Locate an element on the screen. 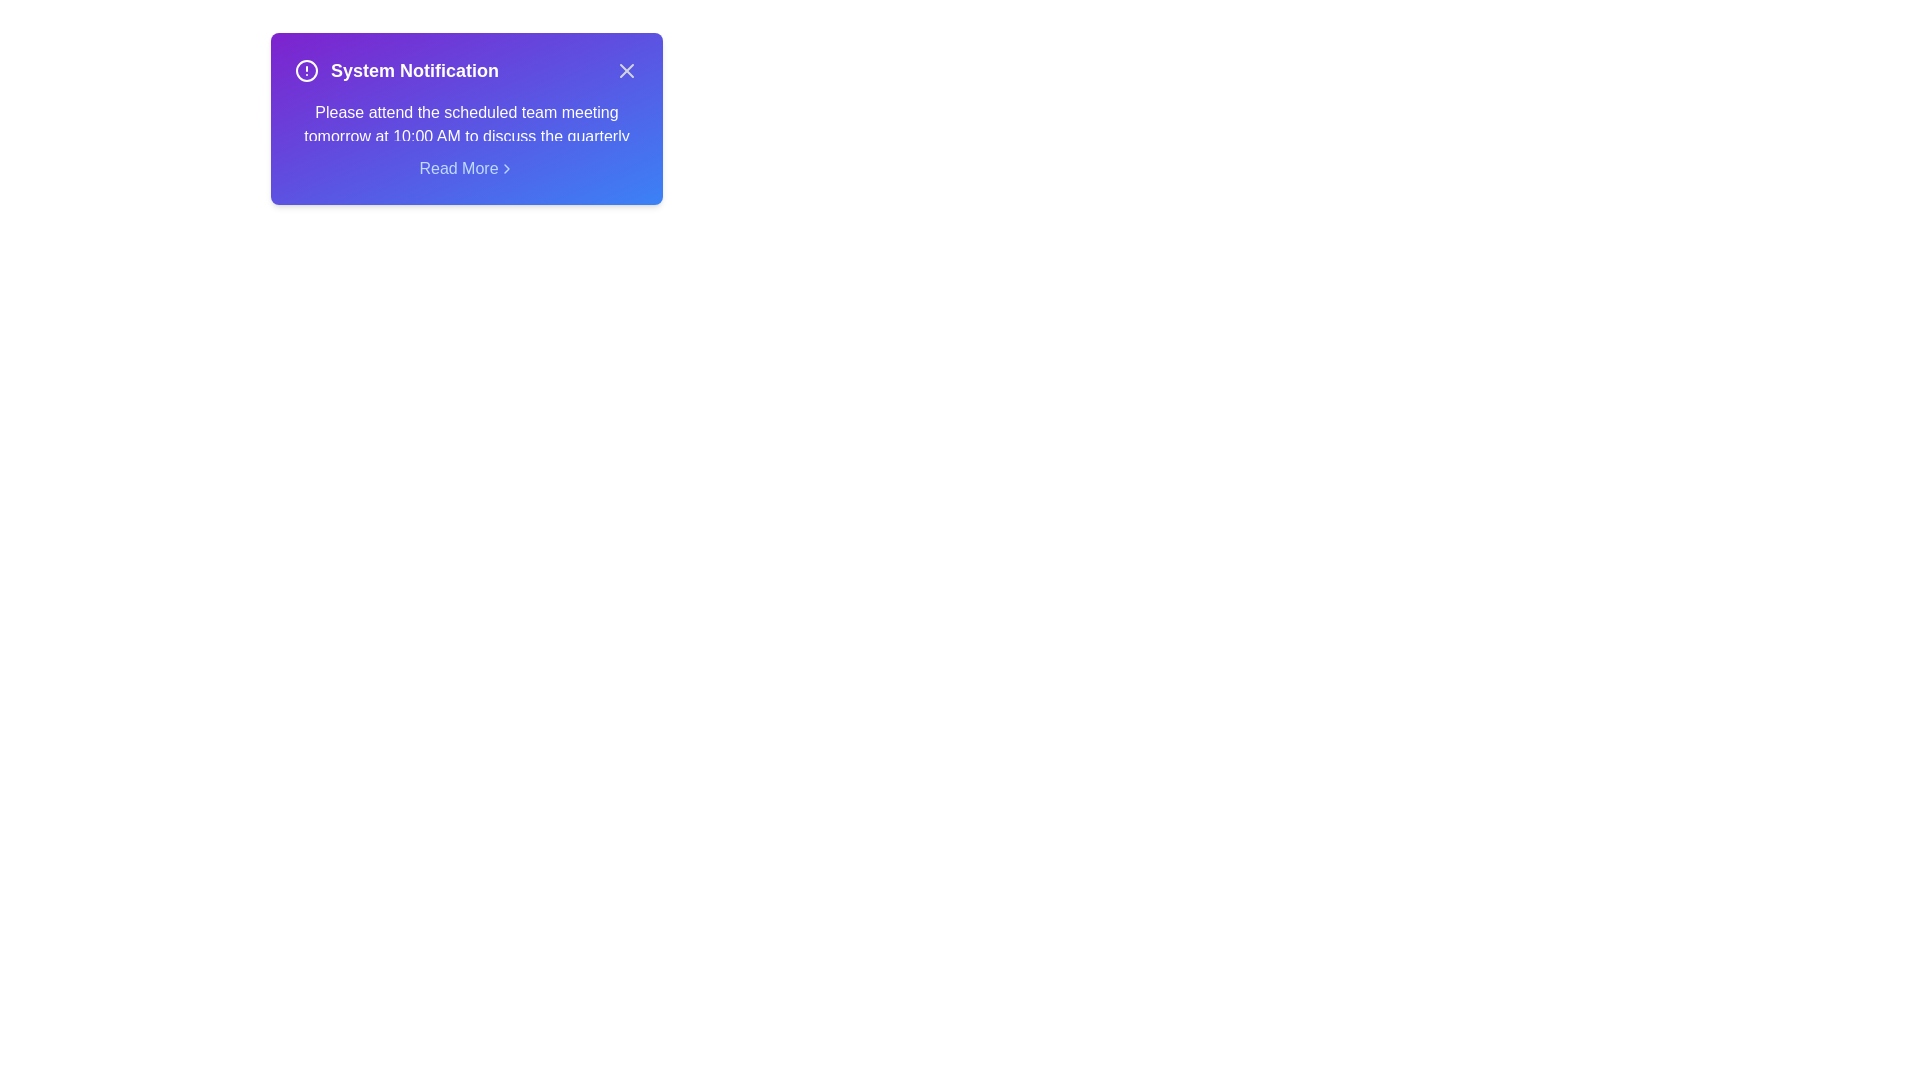 This screenshot has height=1080, width=1920. close button to dismiss the alert is located at coordinates (626, 69).